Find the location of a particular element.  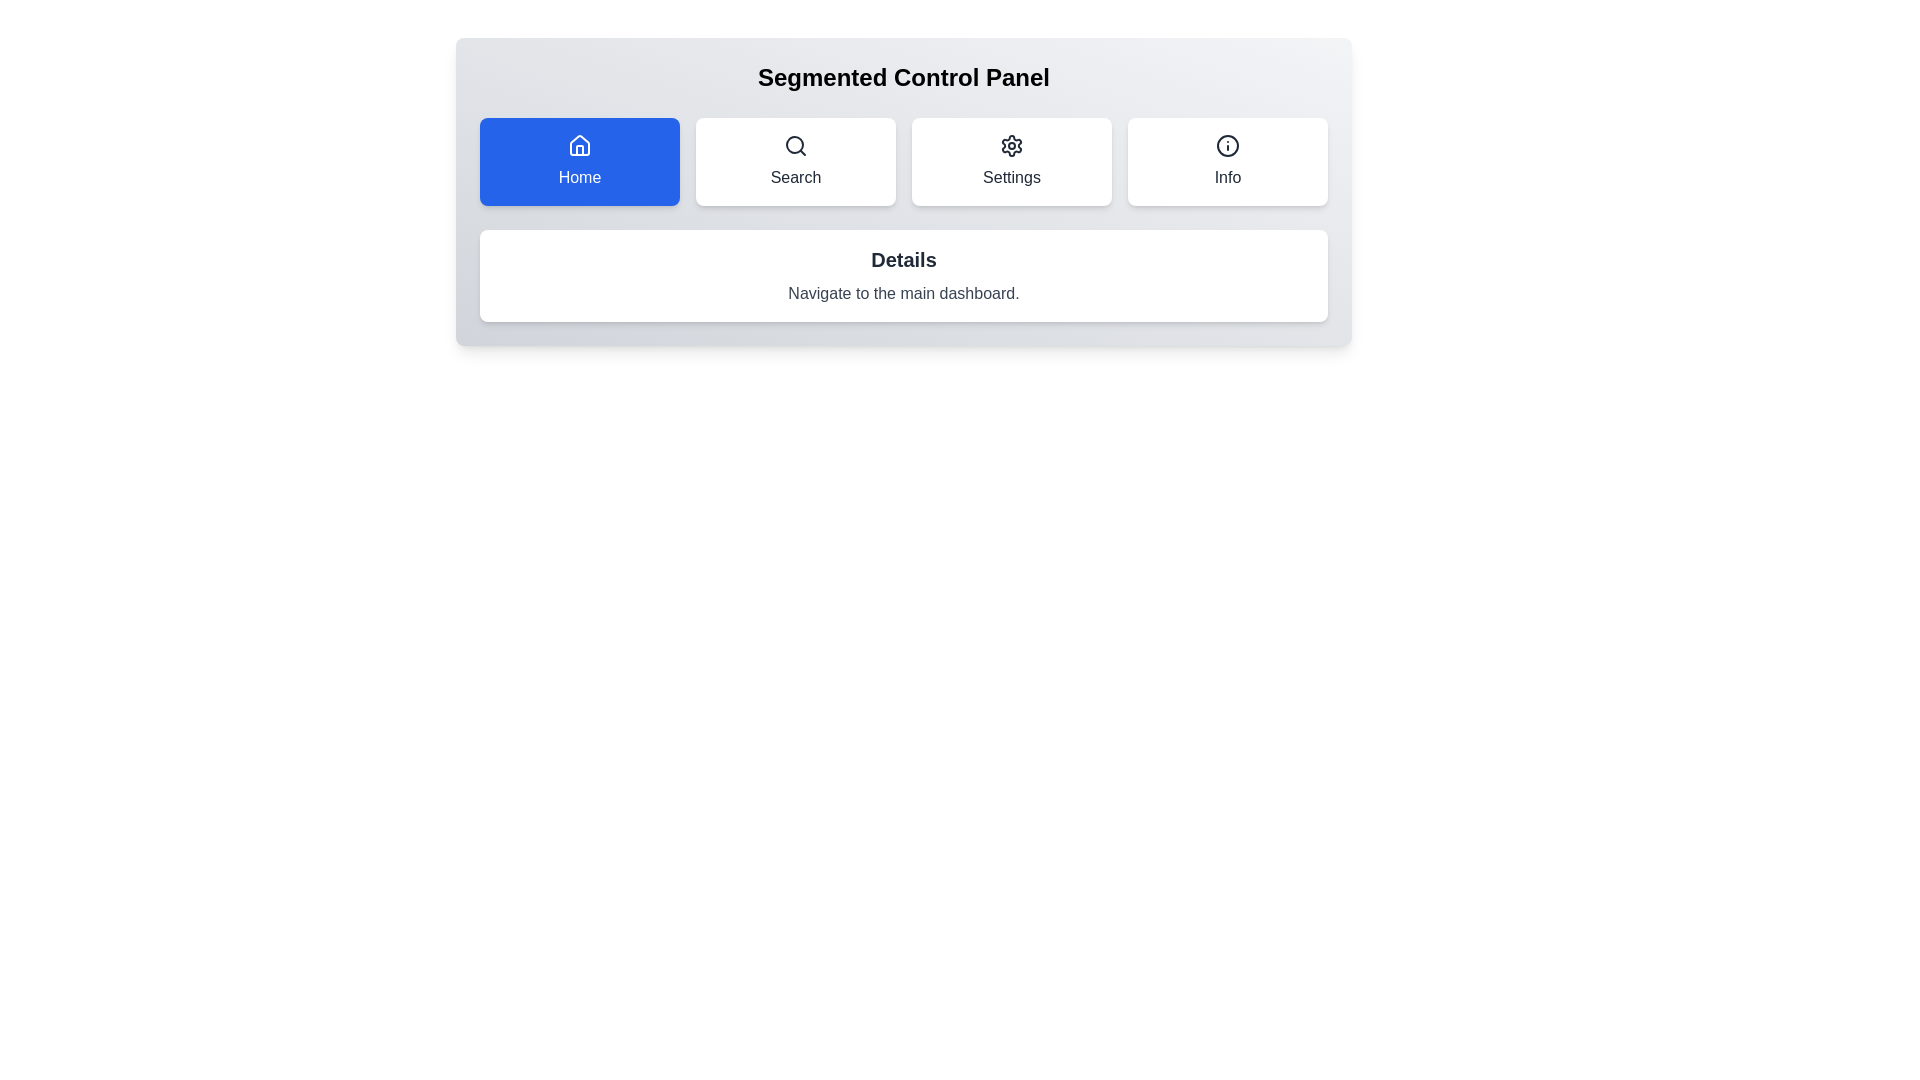

the search button, which is the second button in a horizontal grid layout is located at coordinates (795, 161).